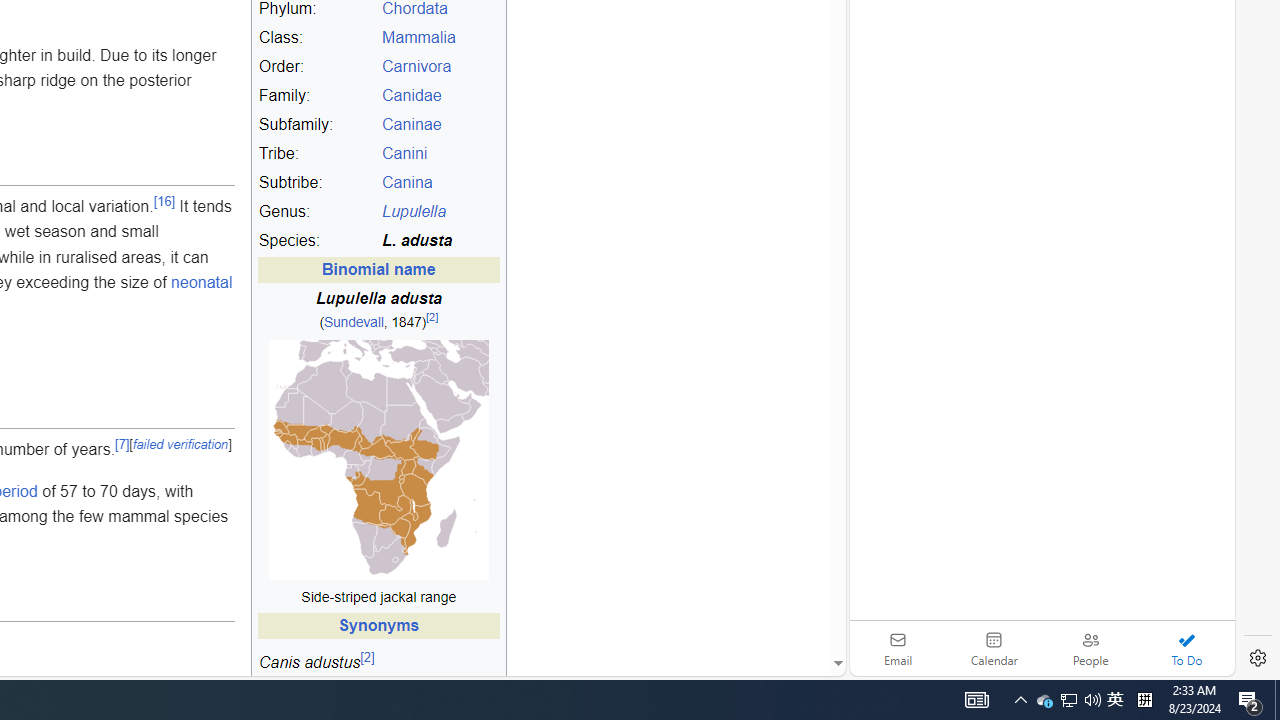 Image resolution: width=1280 pixels, height=720 pixels. I want to click on '[16]', so click(165, 200).